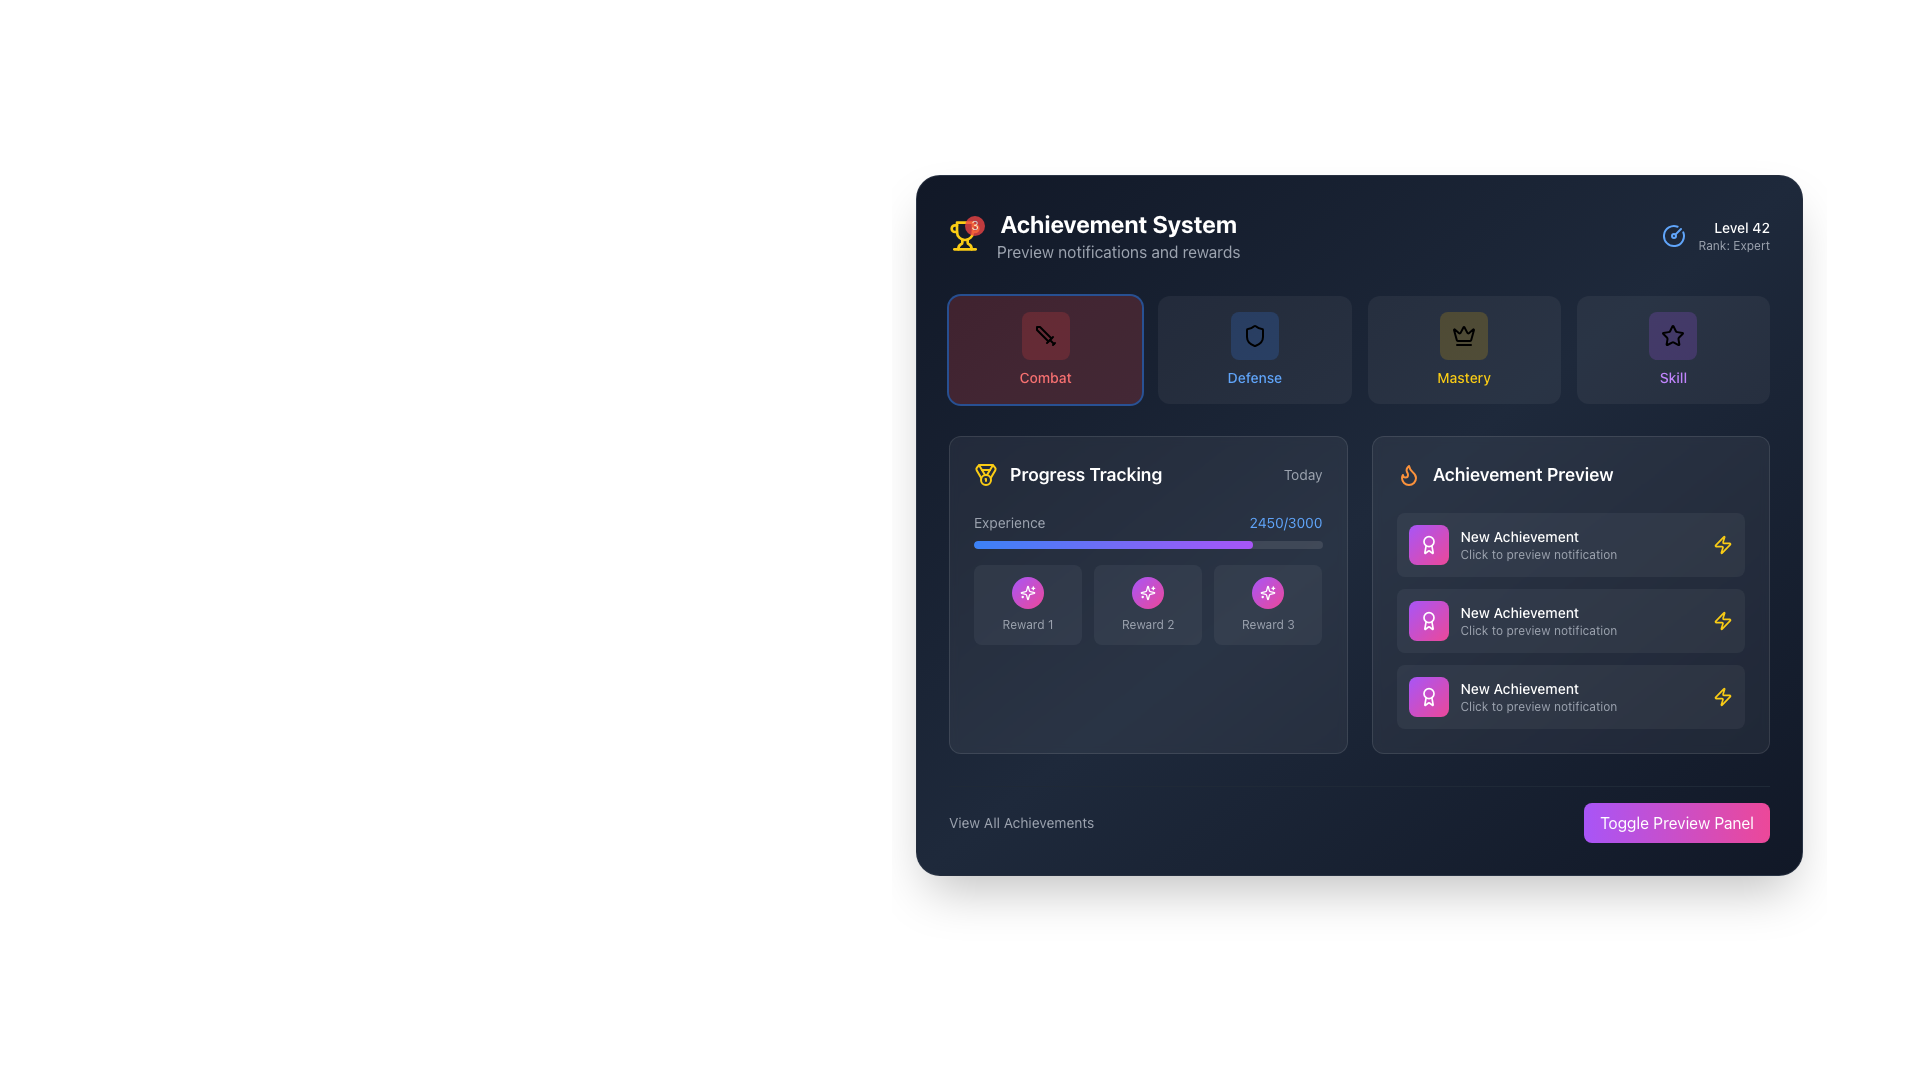  I want to click on the circular button with a gradient background transitioning from purple to pink located in the middle of the 'Progress Tracking' section, so click(1148, 592).